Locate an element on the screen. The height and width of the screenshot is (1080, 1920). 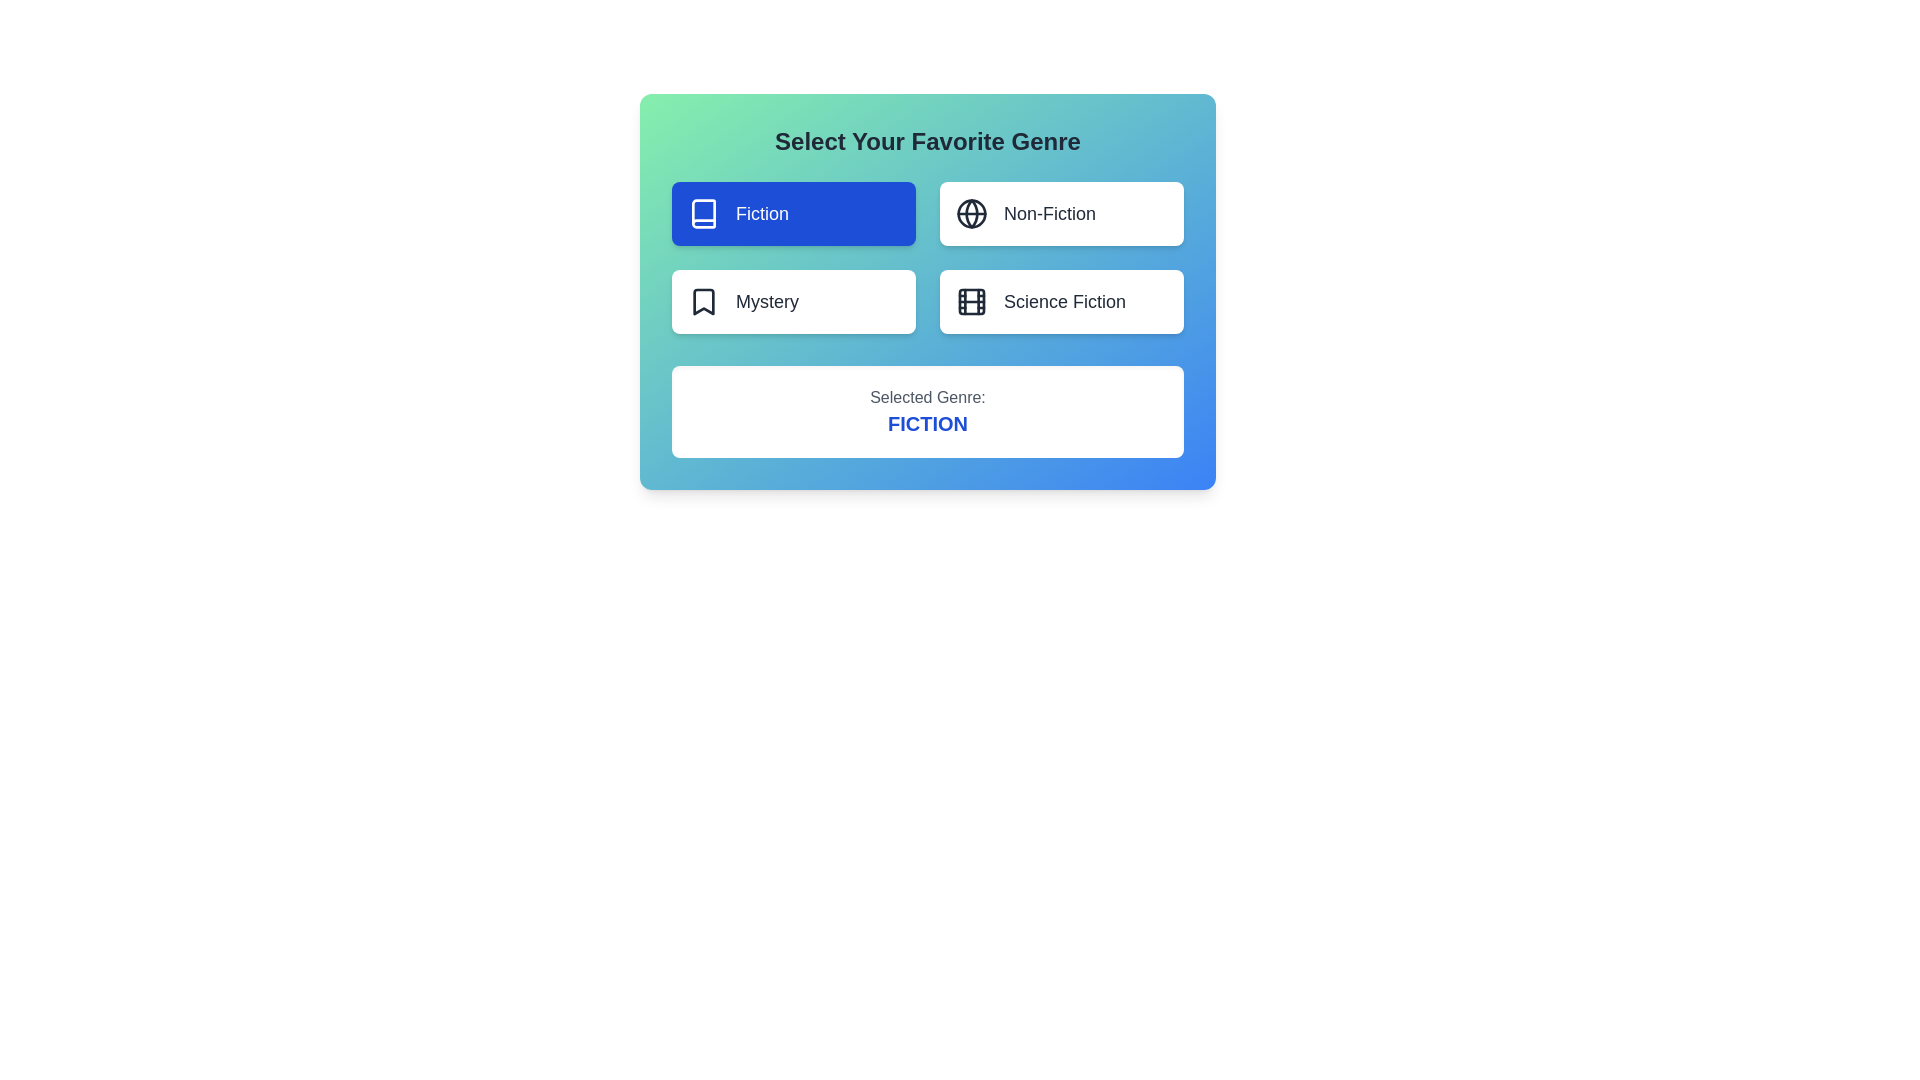
the genre Mystery by clicking on its button is located at coordinates (792, 301).